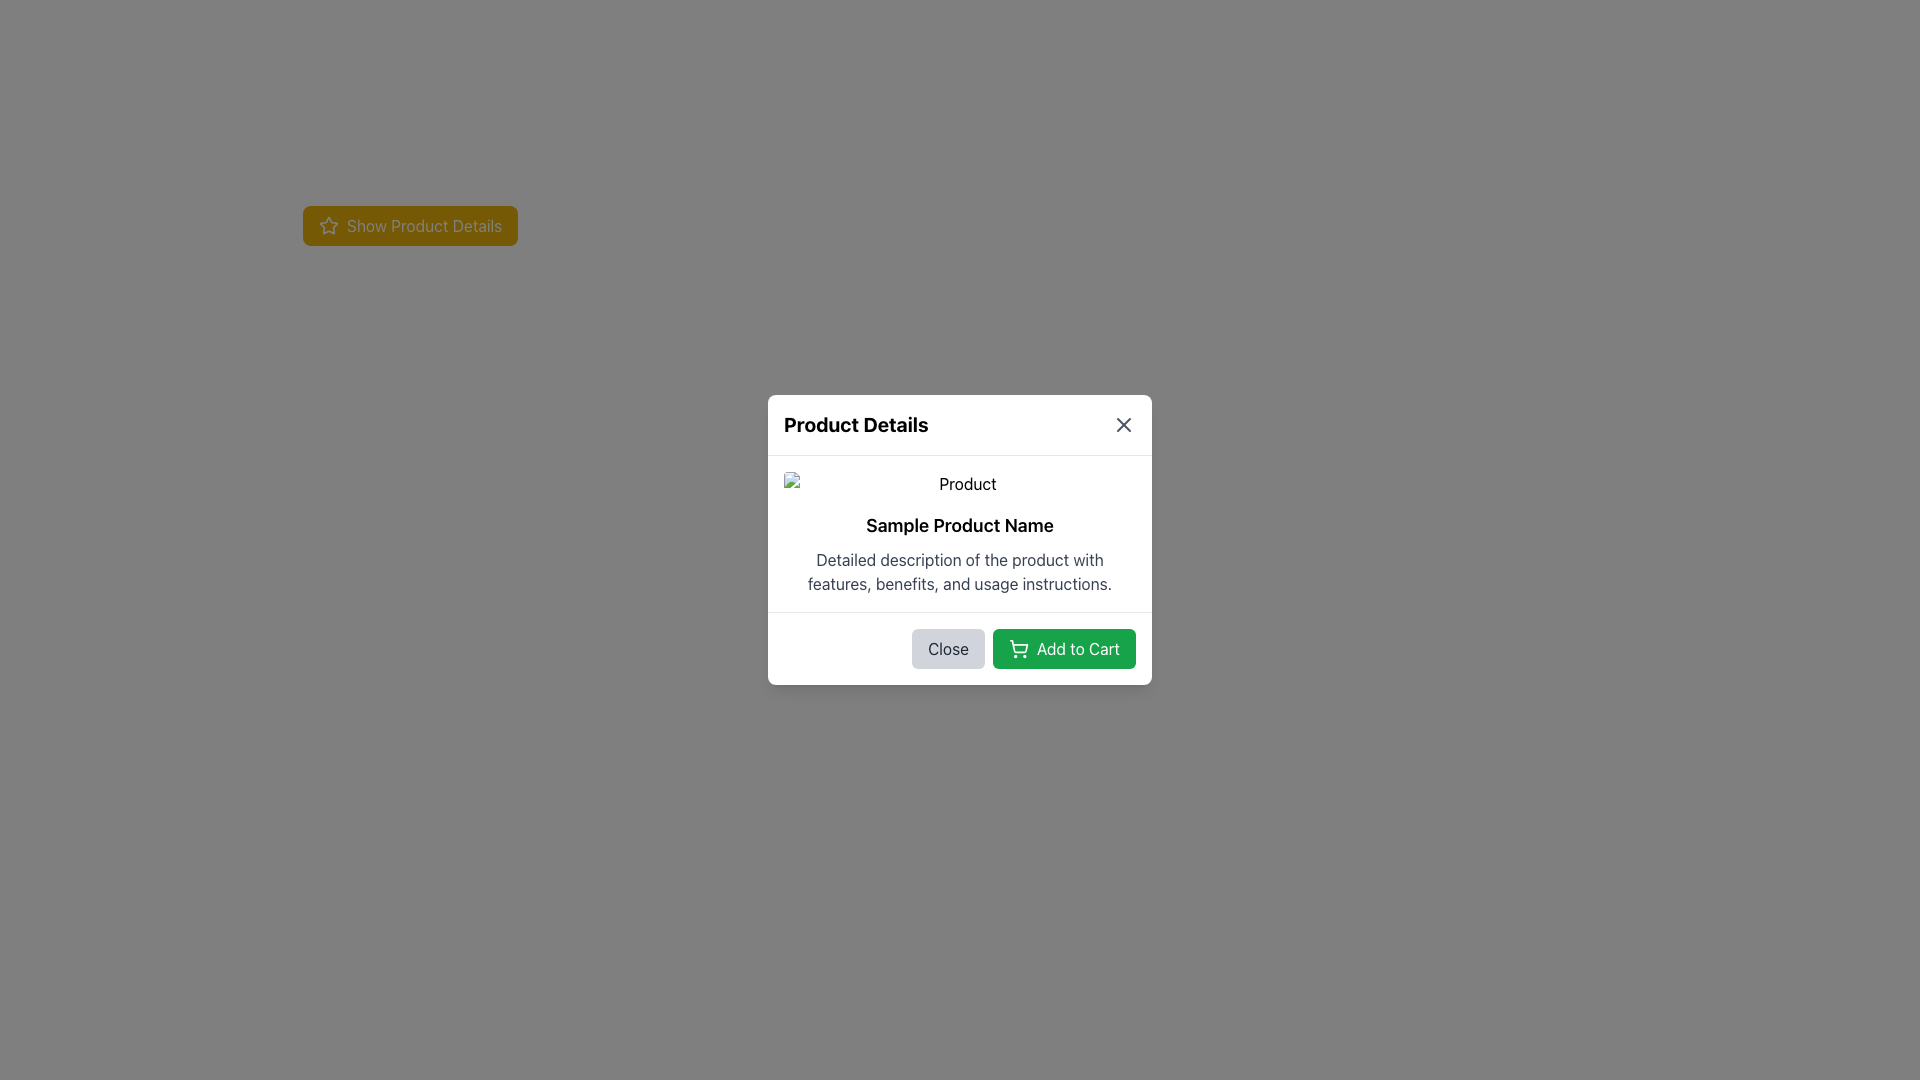 This screenshot has height=1080, width=1920. What do you see at coordinates (947, 648) in the screenshot?
I see `the close button located at the bottom-left corner of the modal dialog` at bounding box center [947, 648].